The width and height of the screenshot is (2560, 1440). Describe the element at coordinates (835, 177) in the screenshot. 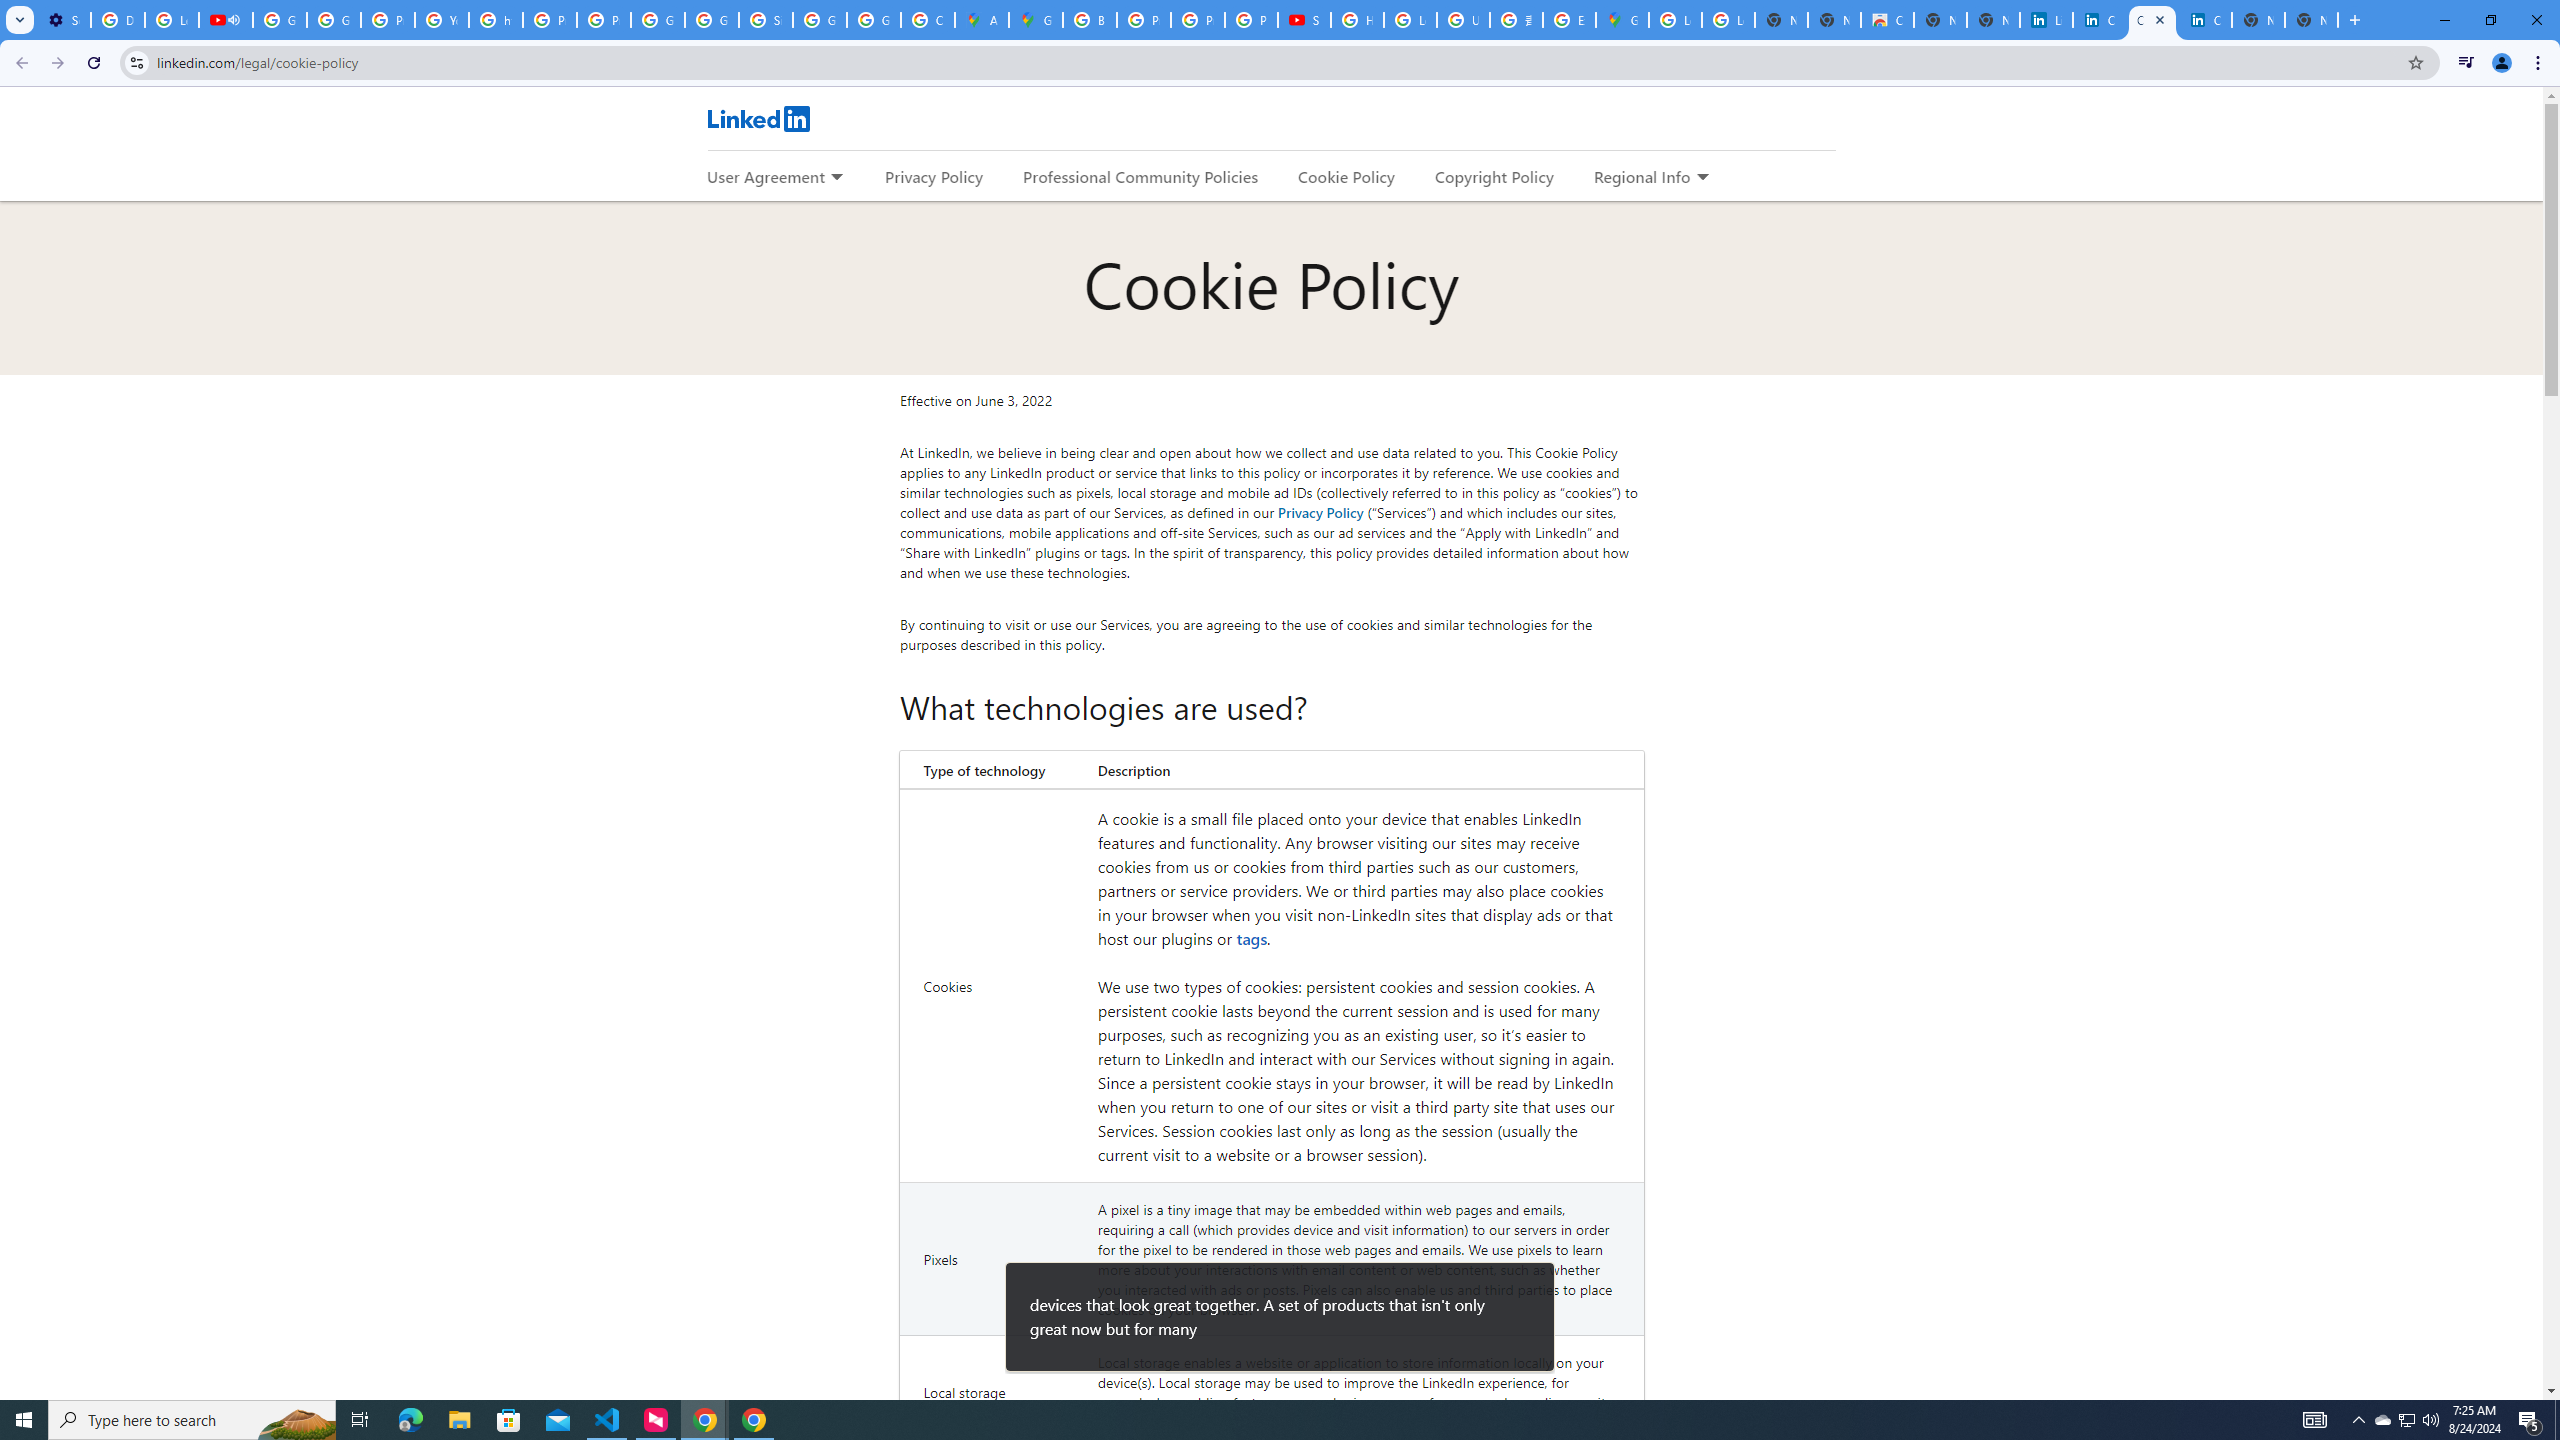

I see `'Expand to show more links for User Agreement'` at that location.